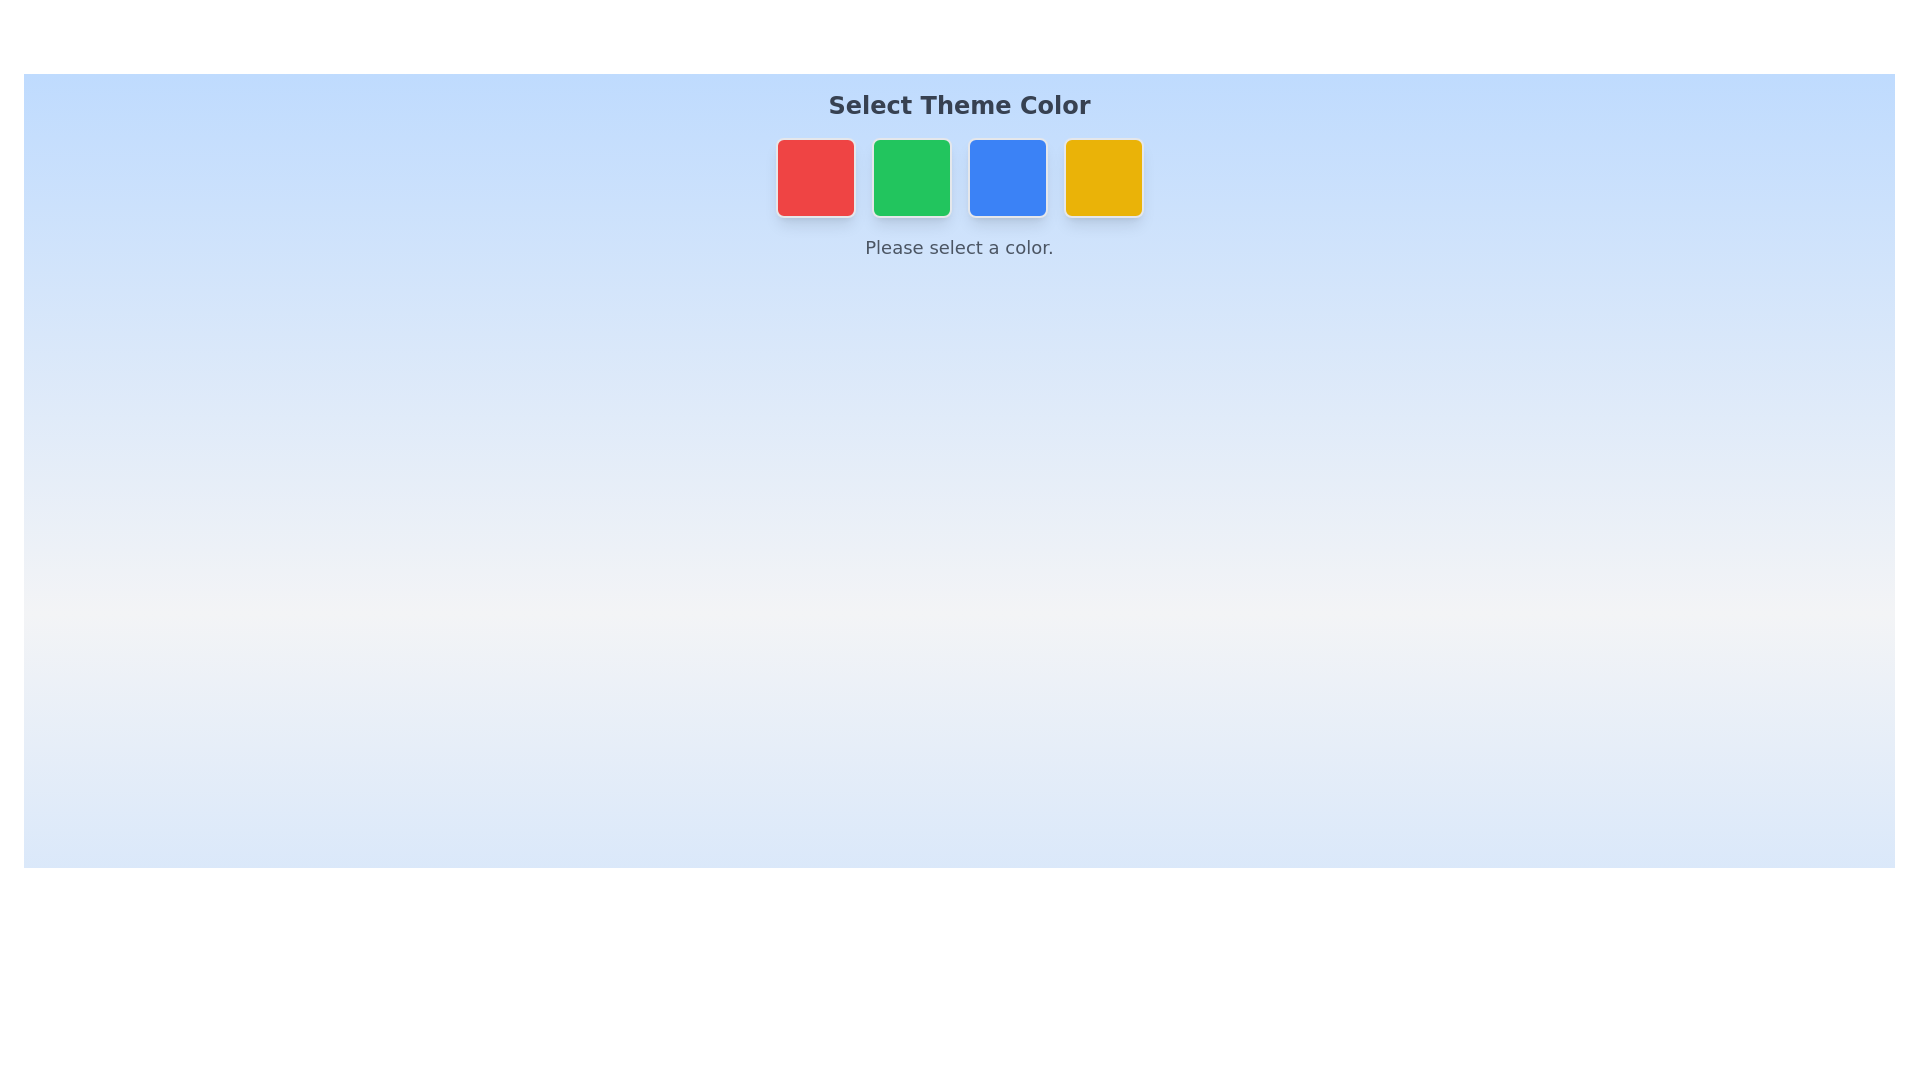 This screenshot has width=1920, height=1080. I want to click on the color button corresponding to Red, so click(815, 176).